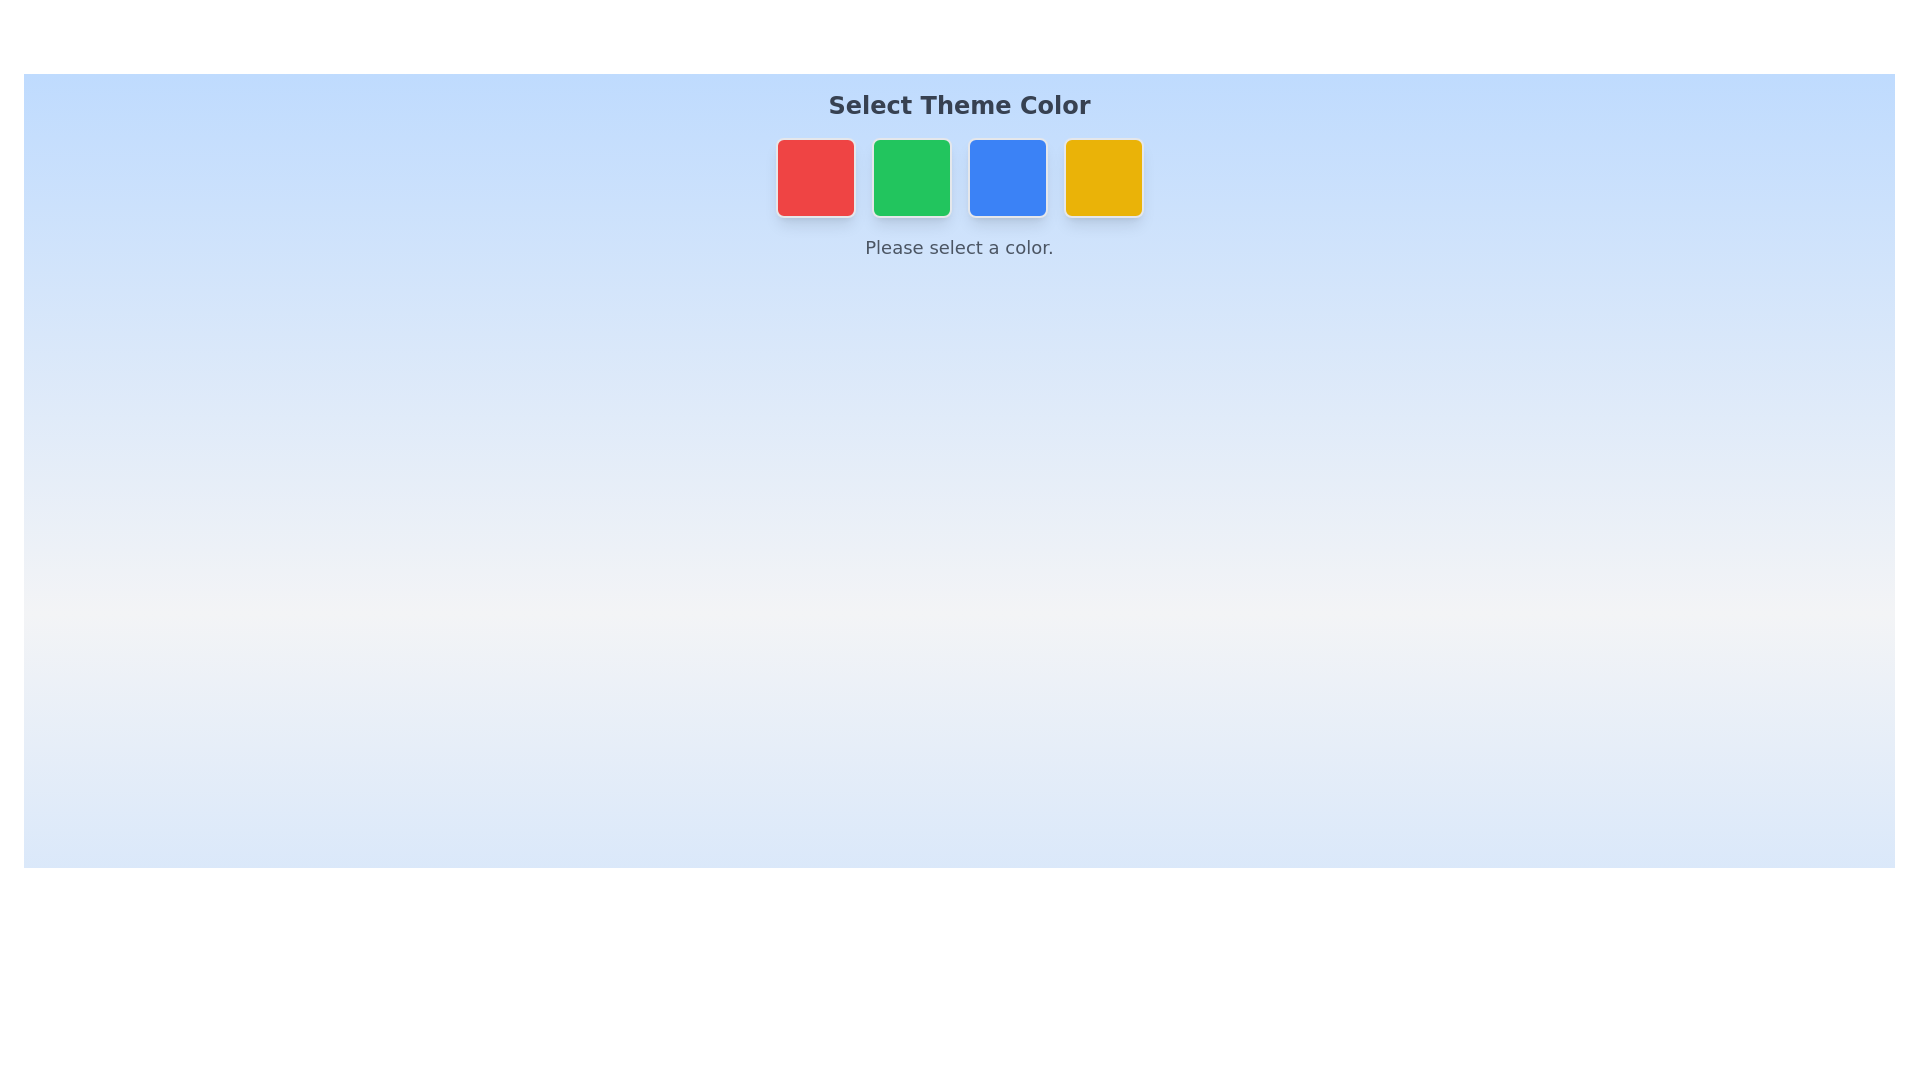 This screenshot has width=1920, height=1080. I want to click on the color button corresponding to Red, so click(815, 176).